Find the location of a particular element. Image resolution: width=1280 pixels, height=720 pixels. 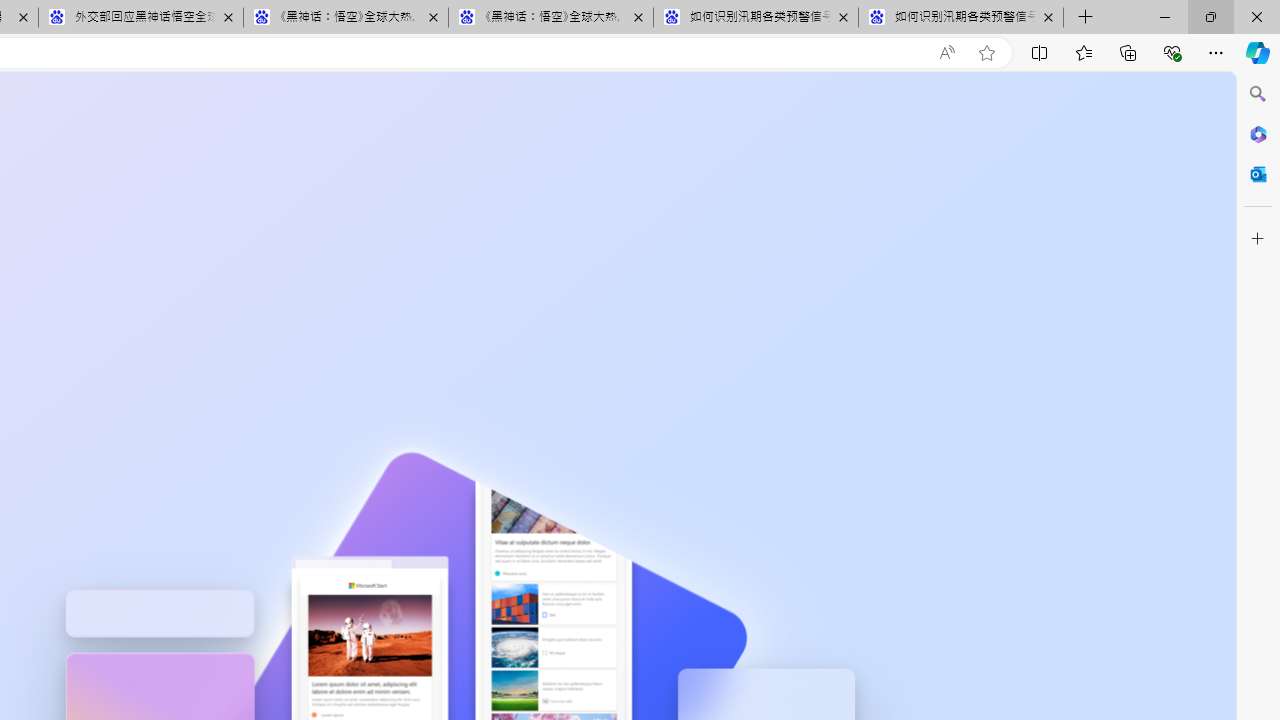

'Favorites' is located at coordinates (1082, 51).